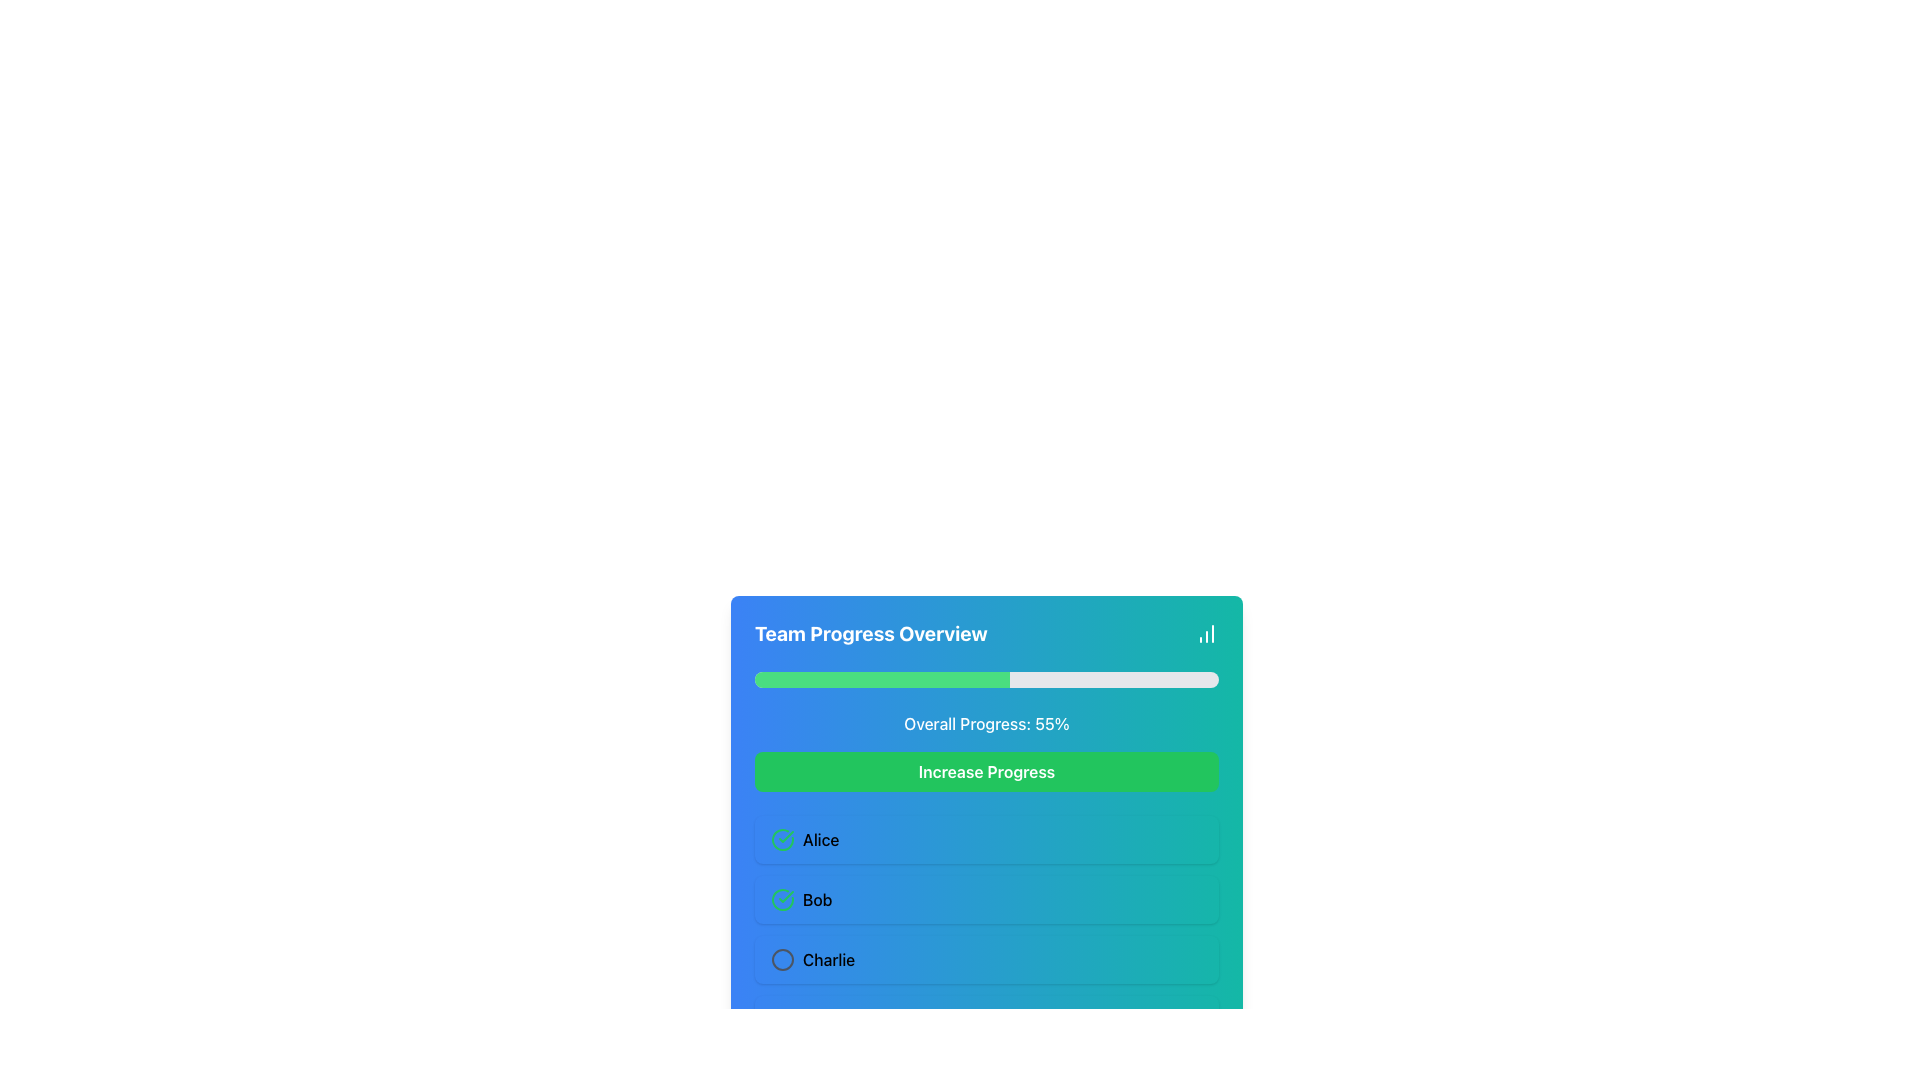 This screenshot has height=1080, width=1920. Describe the element at coordinates (881, 678) in the screenshot. I see `the green progress bar within the 'Team Progress Overview' panel that indicates completion percentage` at that location.